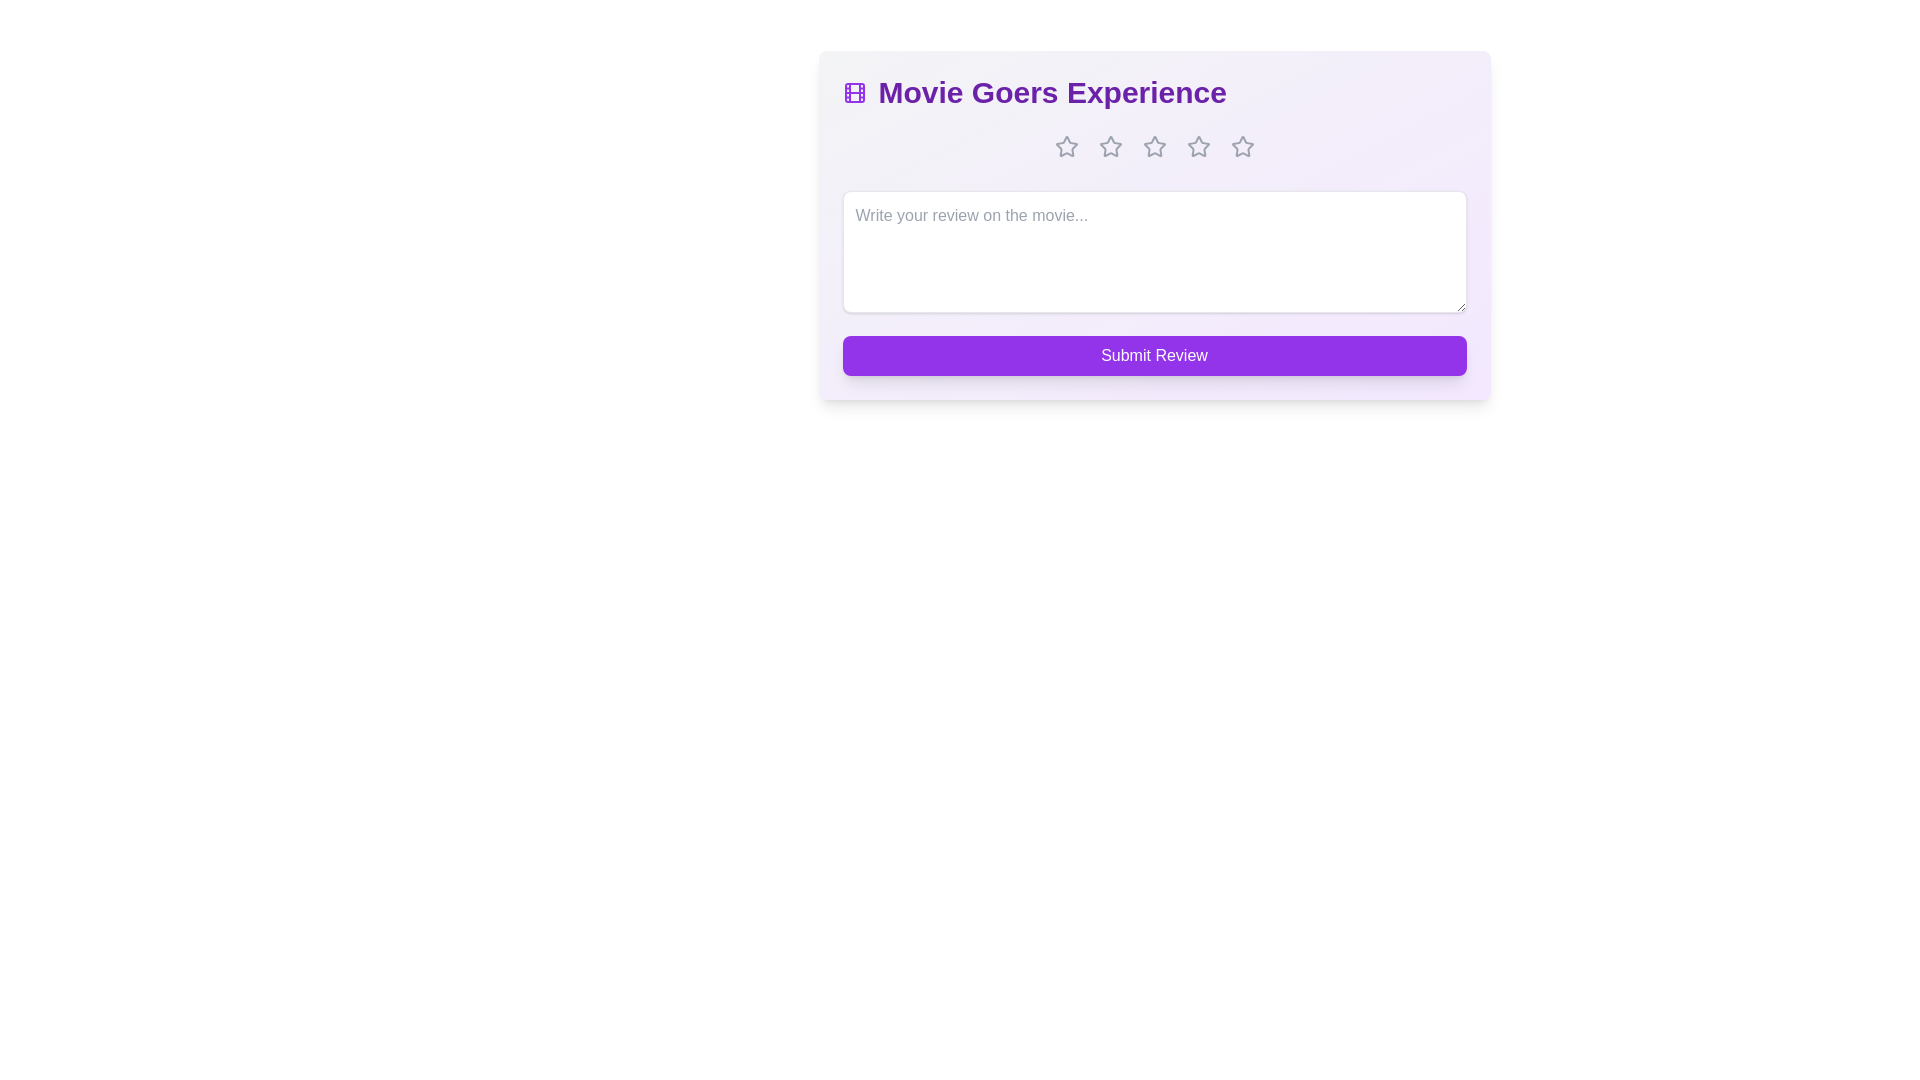 The width and height of the screenshot is (1920, 1080). I want to click on the star corresponding to 4 stars to set the rating, so click(1198, 145).